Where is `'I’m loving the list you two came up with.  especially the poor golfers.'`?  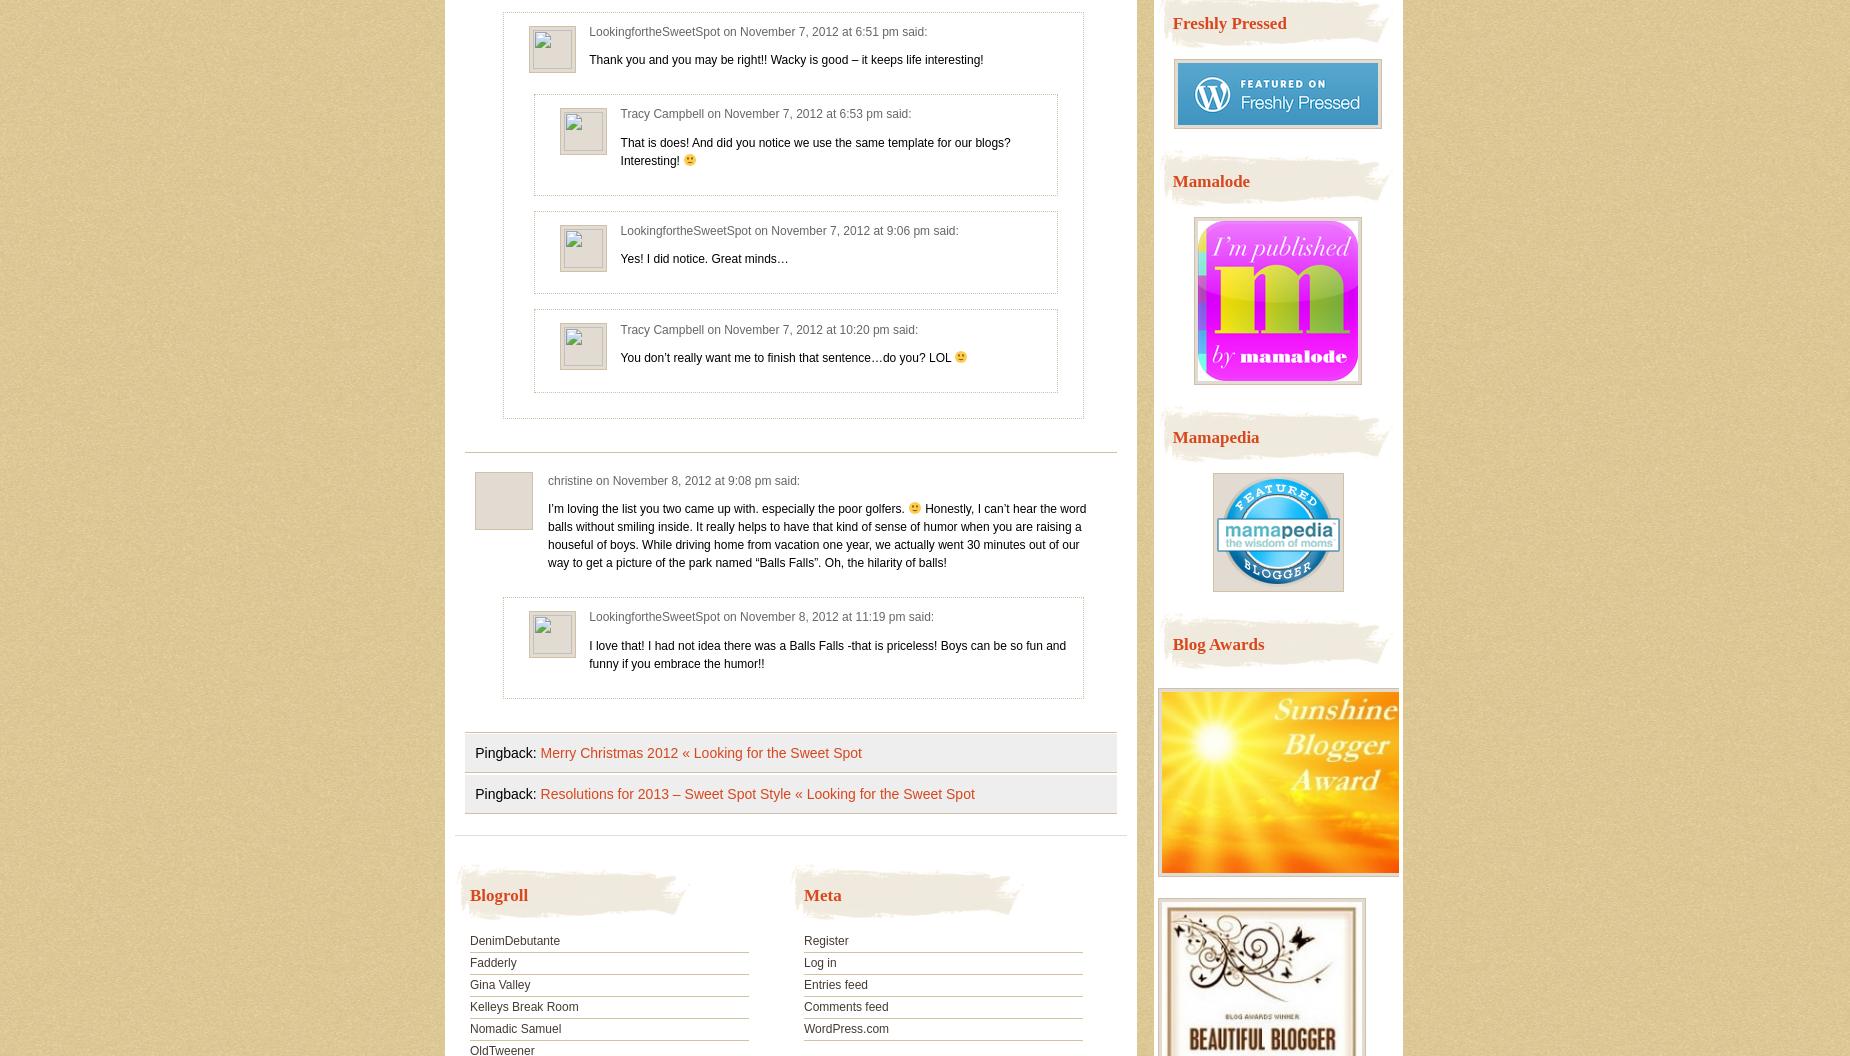 'I’m loving the list you two came up with.  especially the poor golfers.' is located at coordinates (727, 507).